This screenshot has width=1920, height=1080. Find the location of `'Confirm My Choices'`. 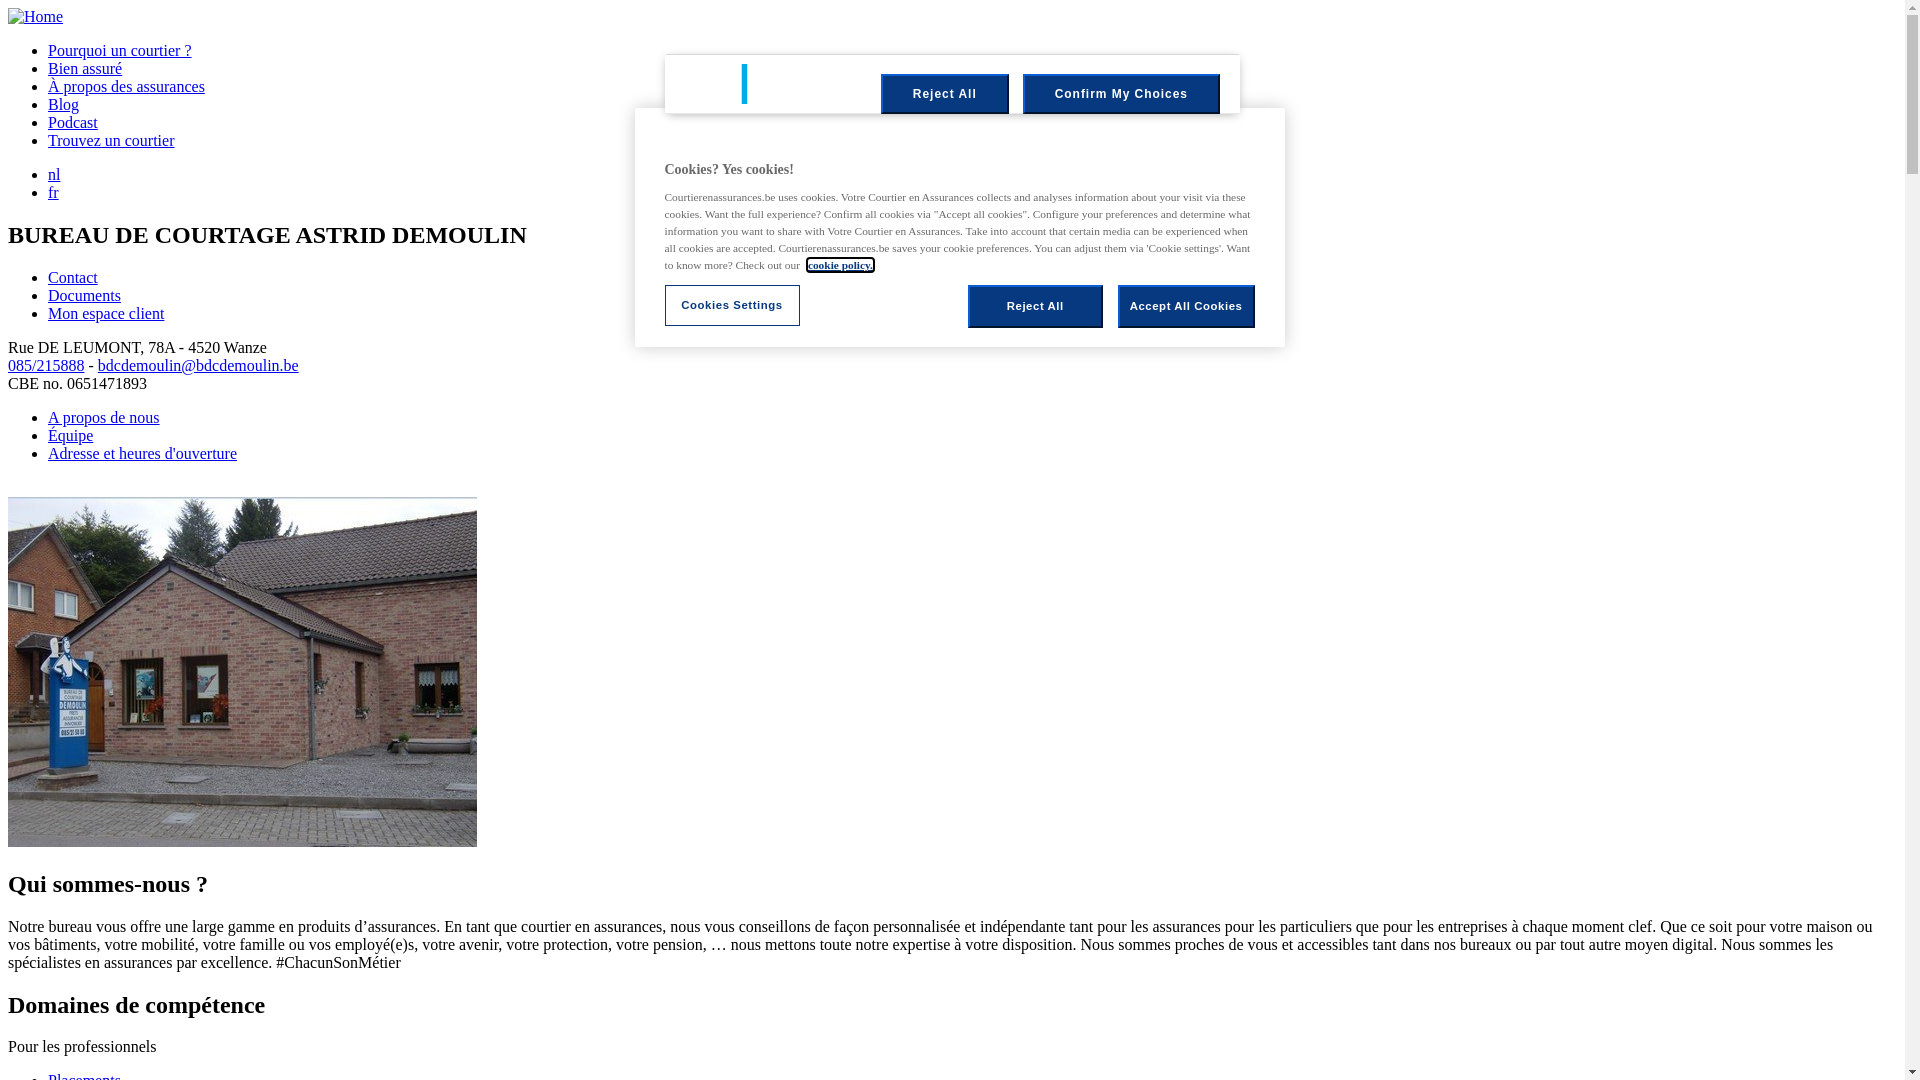

'Confirm My Choices' is located at coordinates (1121, 93).